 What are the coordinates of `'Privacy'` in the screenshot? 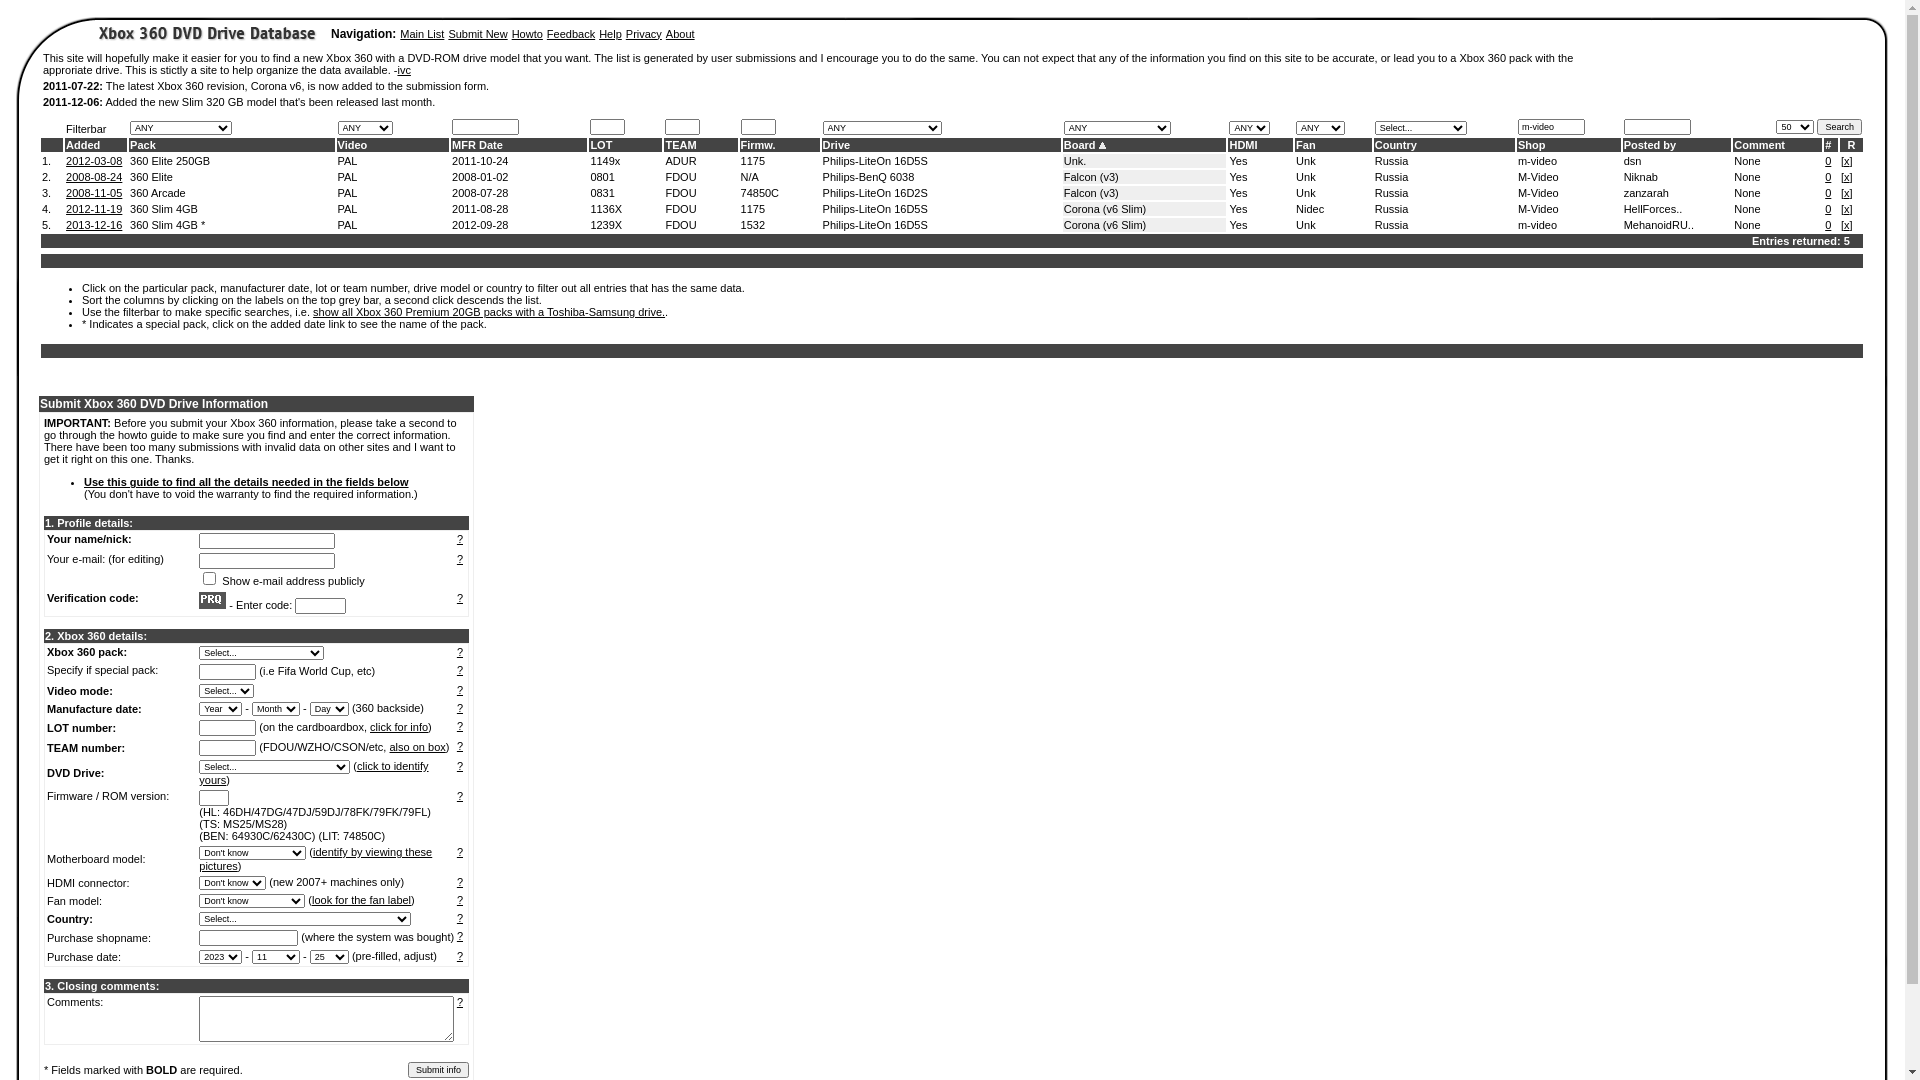 It's located at (624, 34).